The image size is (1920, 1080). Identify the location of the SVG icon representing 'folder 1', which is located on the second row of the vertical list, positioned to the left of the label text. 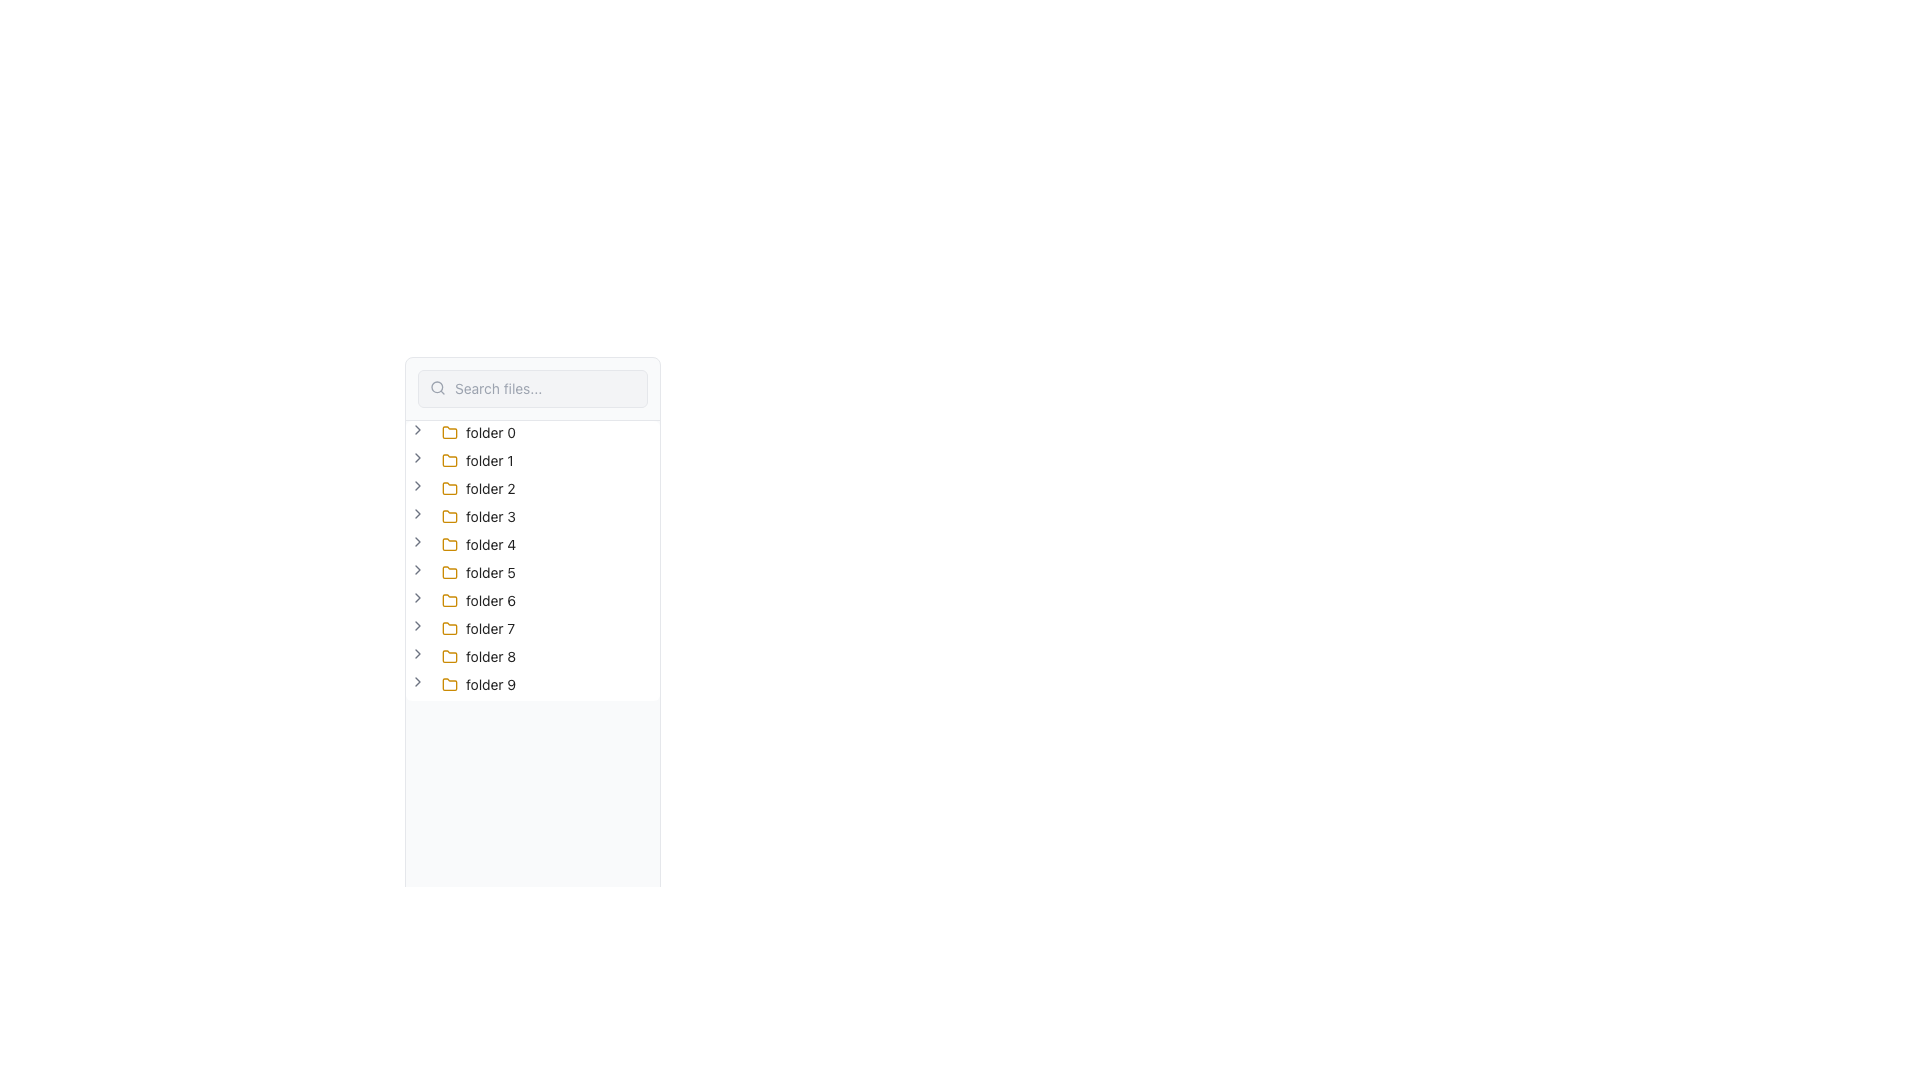
(449, 461).